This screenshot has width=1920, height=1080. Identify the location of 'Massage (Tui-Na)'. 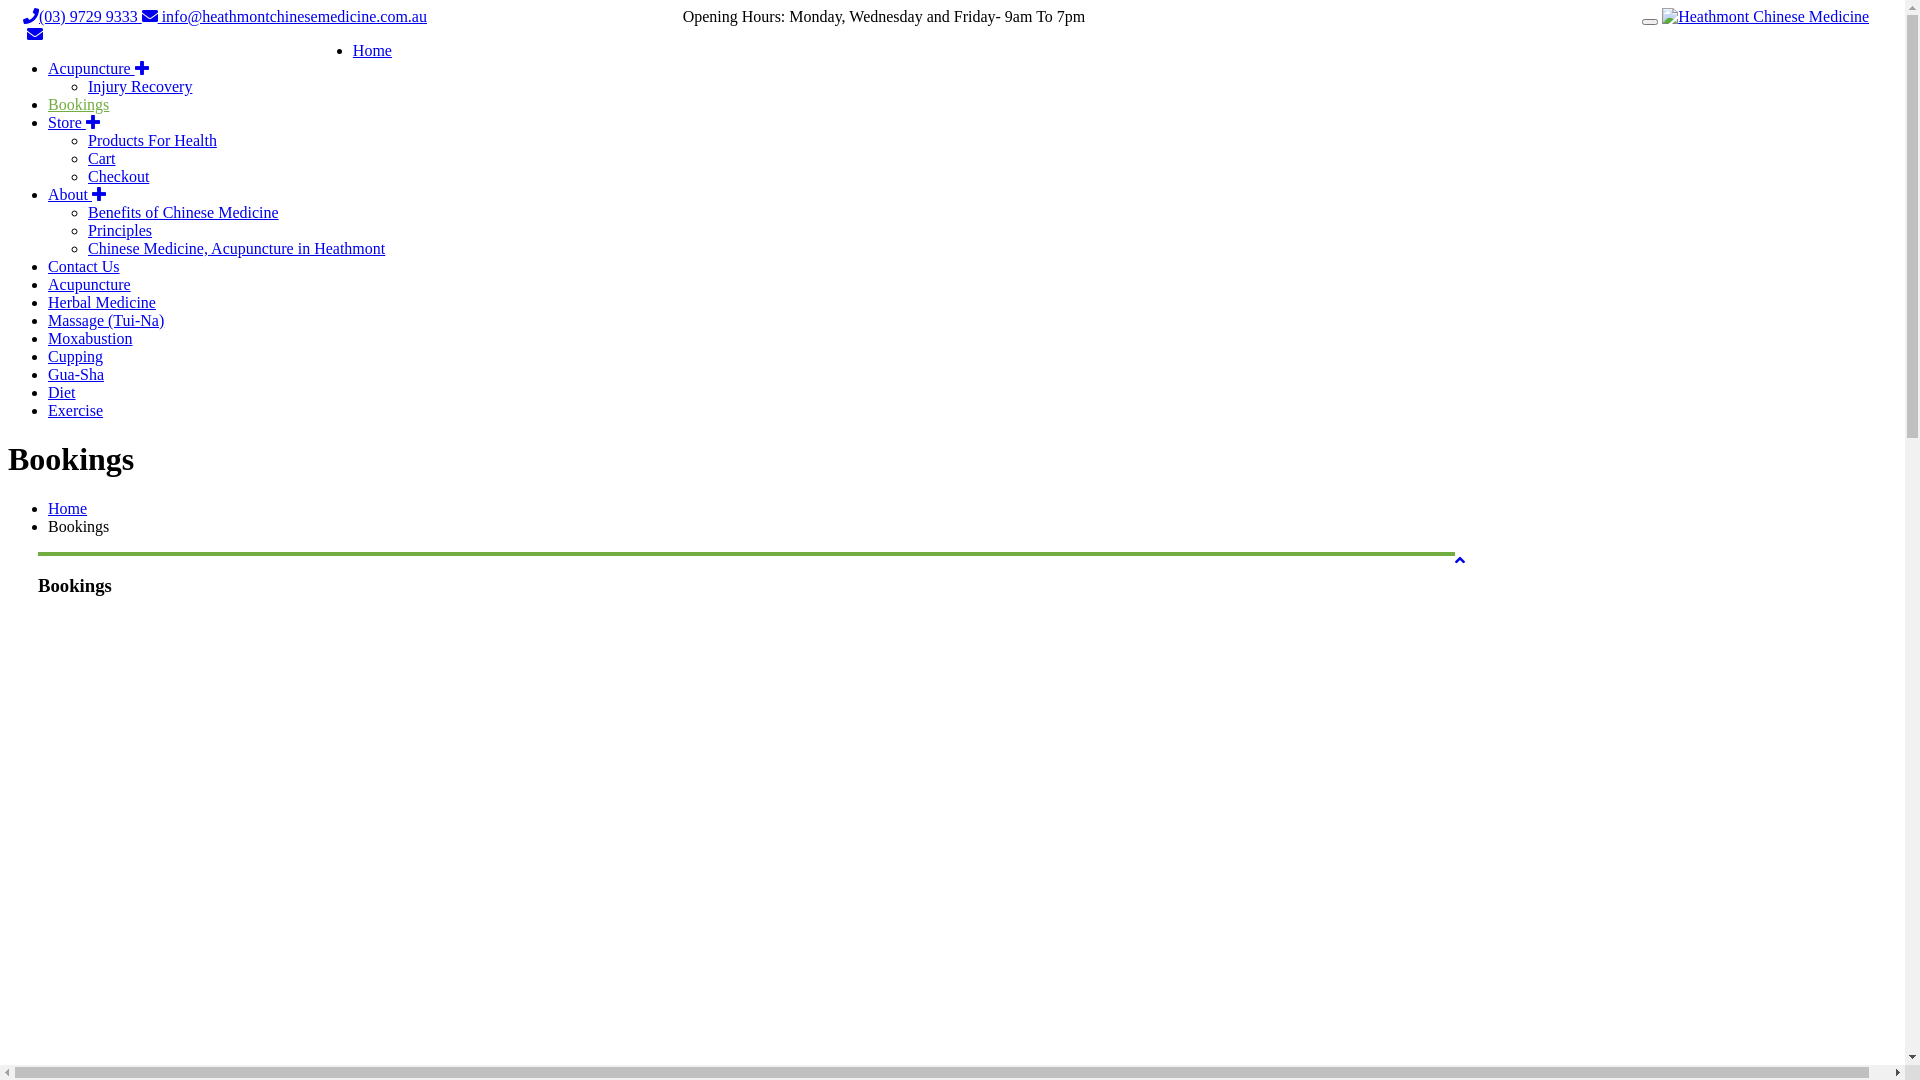
(104, 319).